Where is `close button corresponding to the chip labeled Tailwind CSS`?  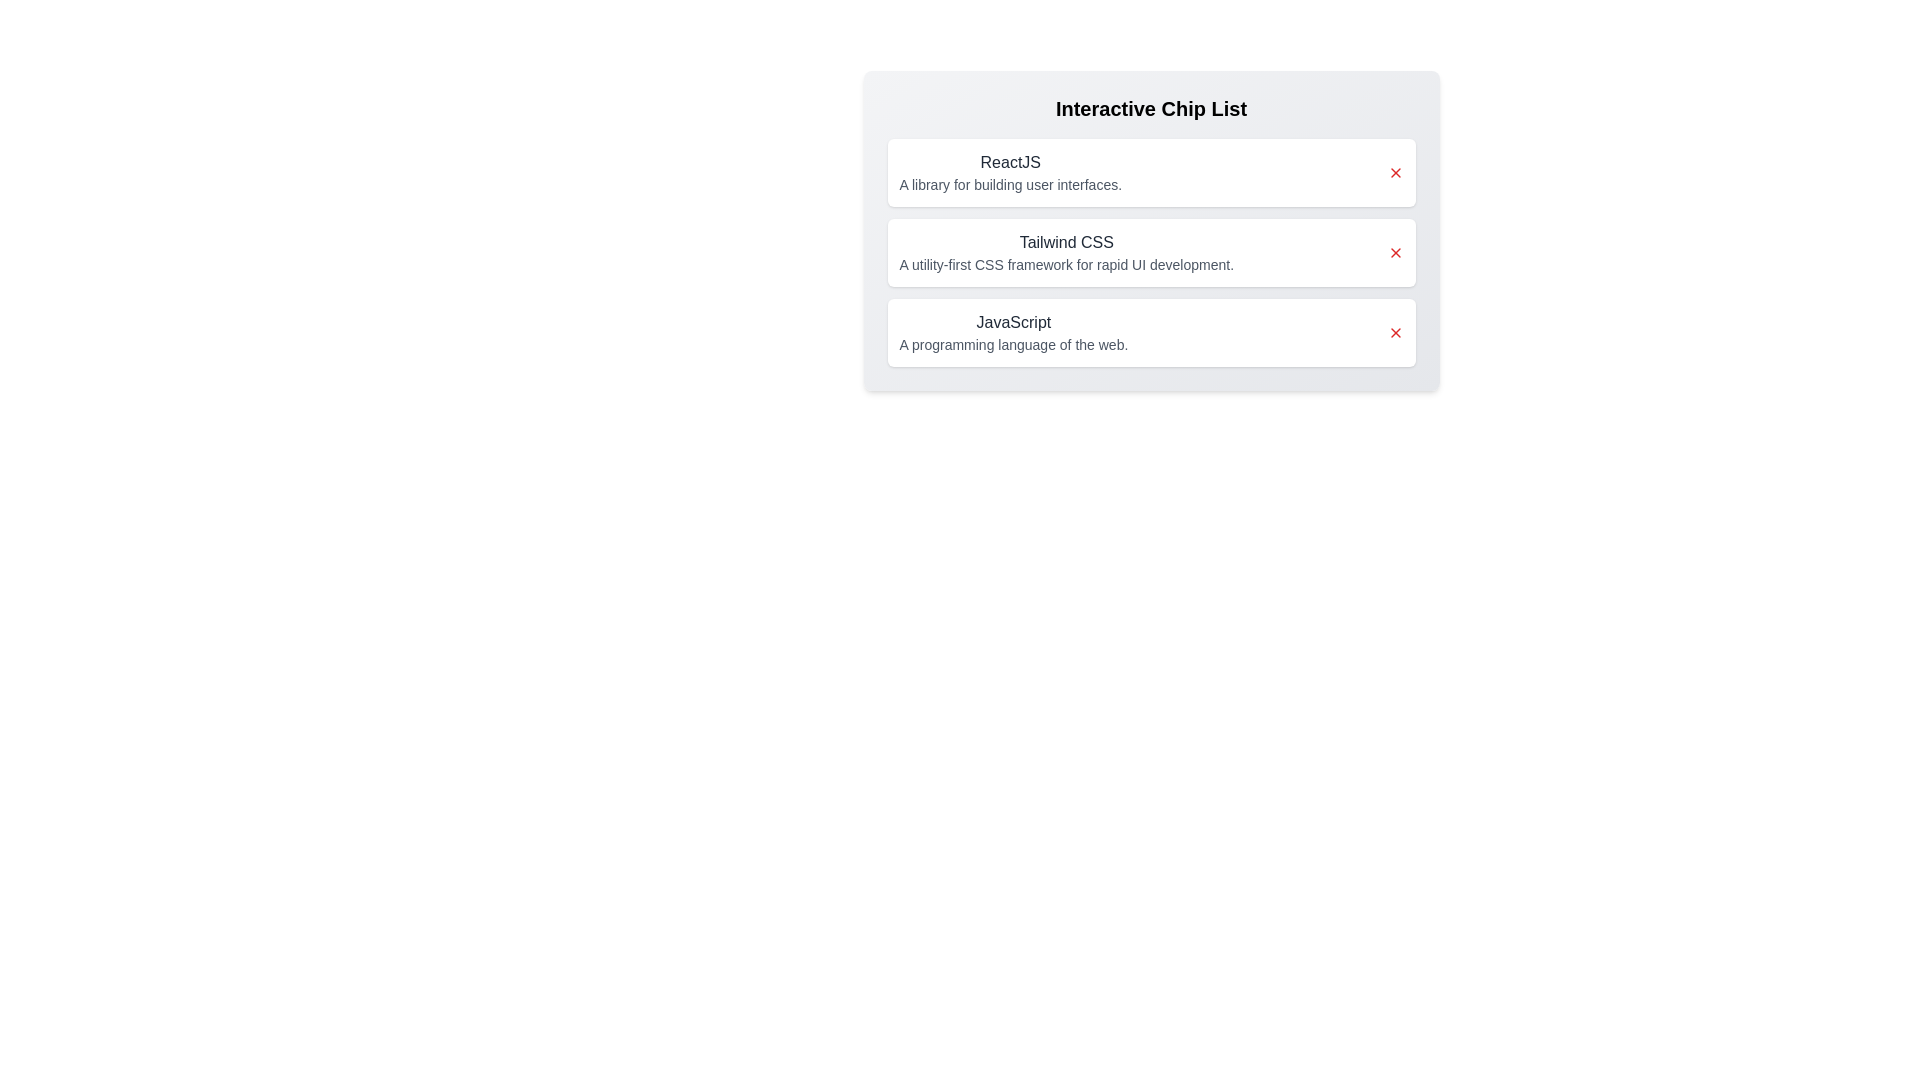
close button corresponding to the chip labeled Tailwind CSS is located at coordinates (1394, 252).